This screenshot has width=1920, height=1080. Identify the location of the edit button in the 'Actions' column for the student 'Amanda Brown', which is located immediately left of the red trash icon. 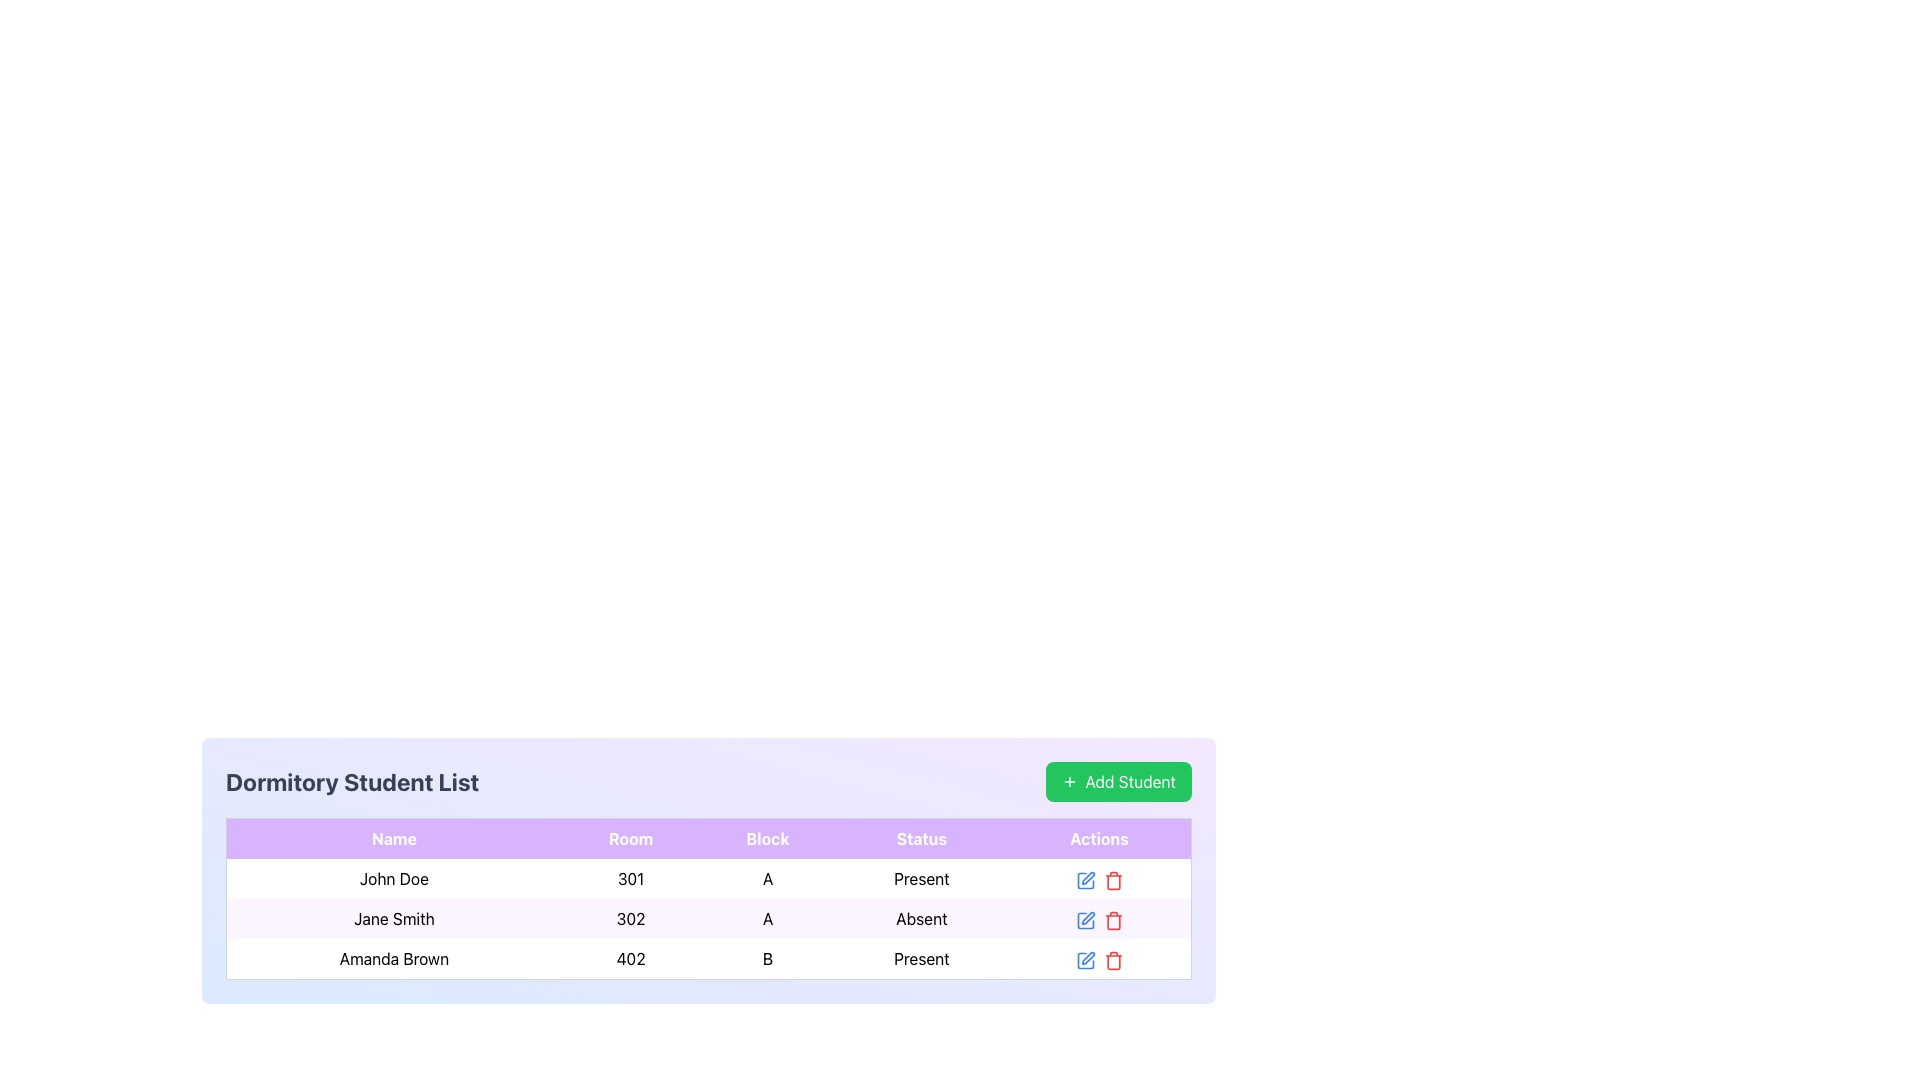
(1084, 958).